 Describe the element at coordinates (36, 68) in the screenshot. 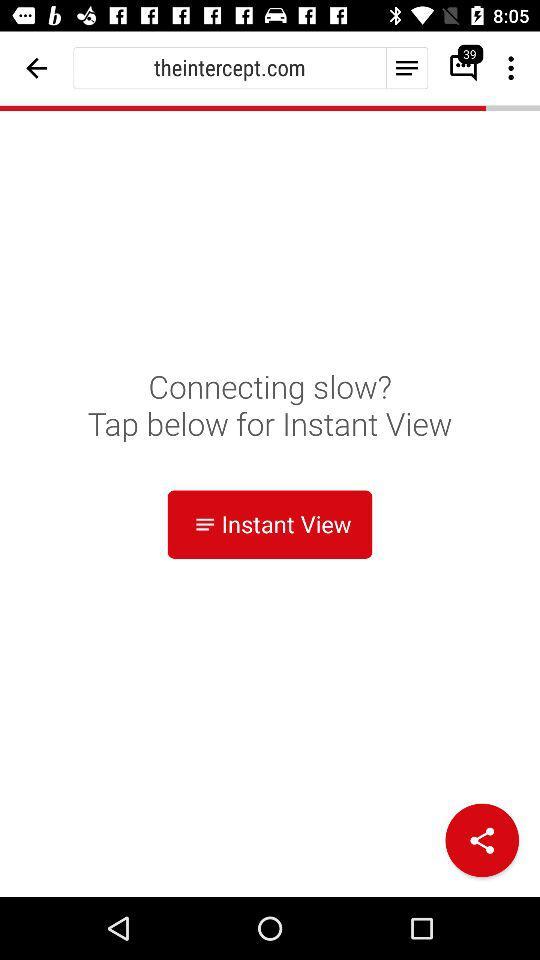

I see `no bounding box` at that location.